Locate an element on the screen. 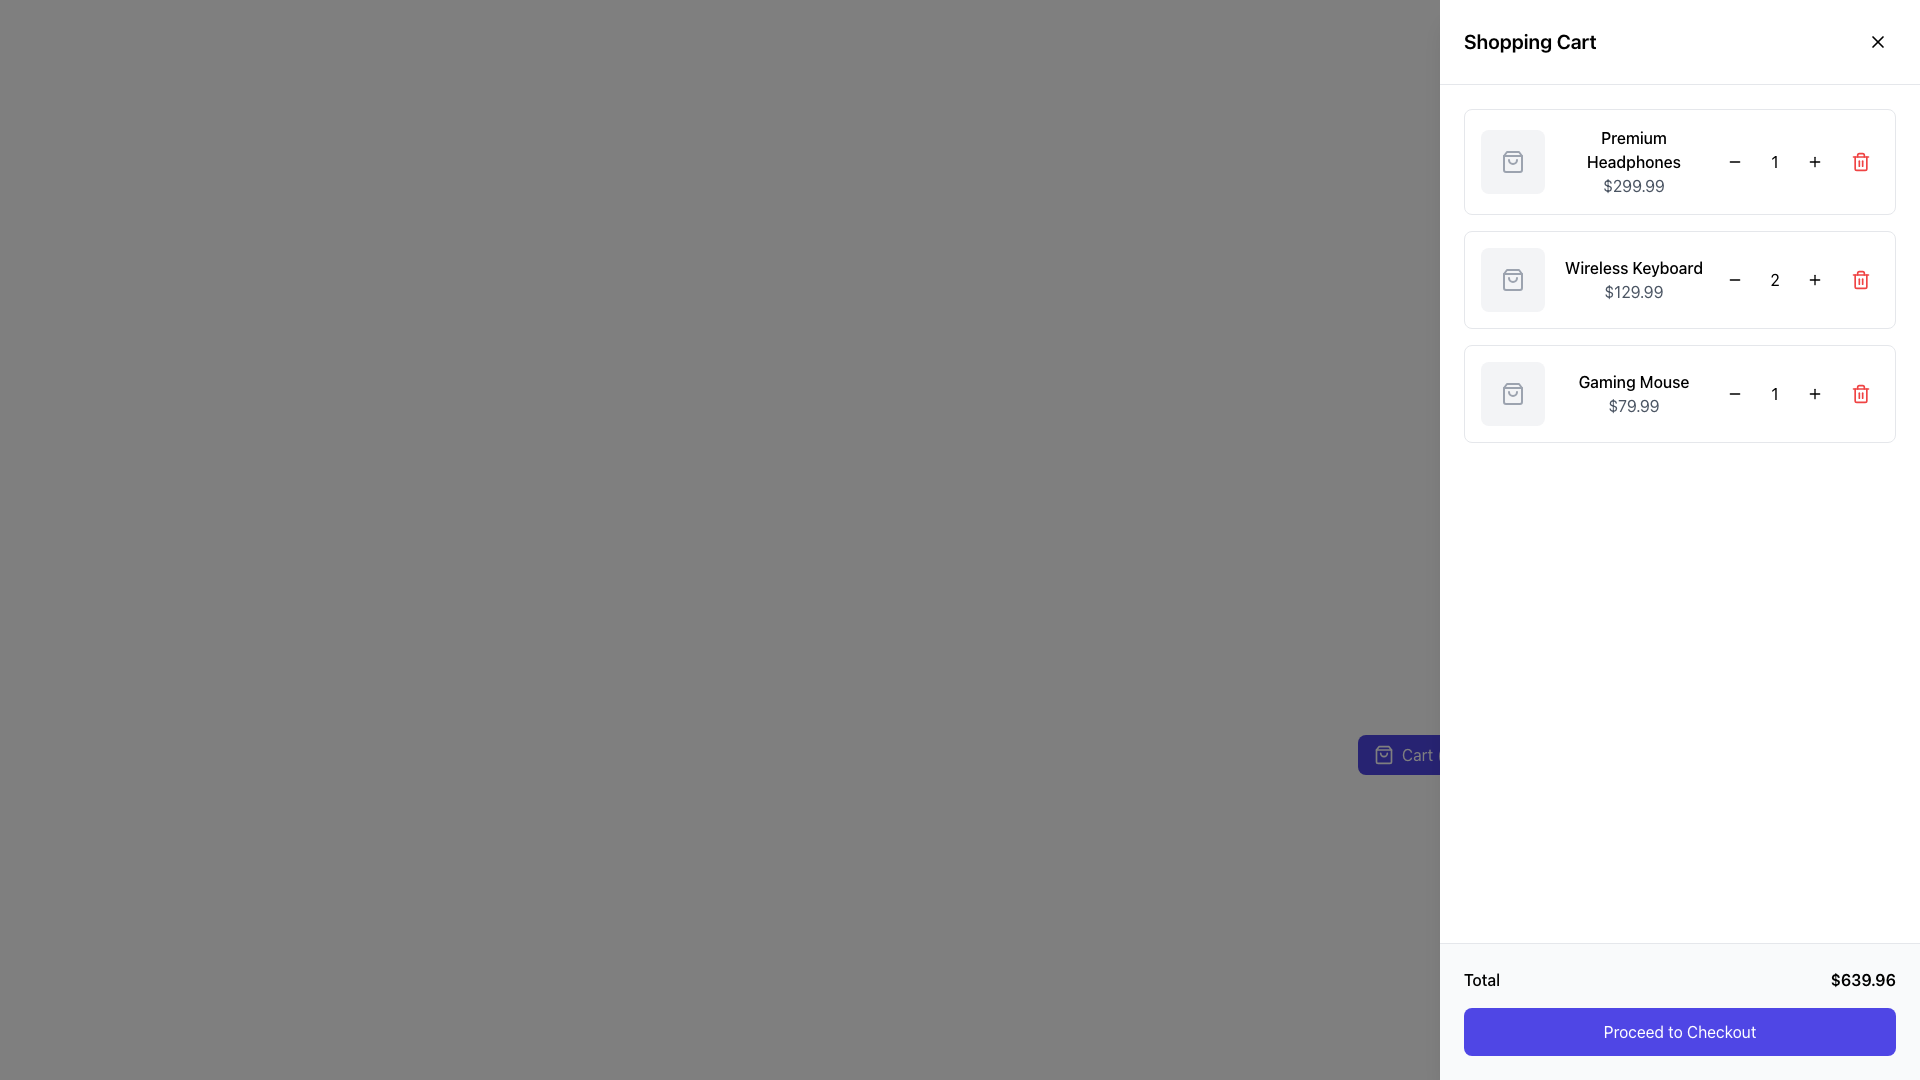  the 'Gaming Mouse' list item in the shopping cart is located at coordinates (1680, 393).